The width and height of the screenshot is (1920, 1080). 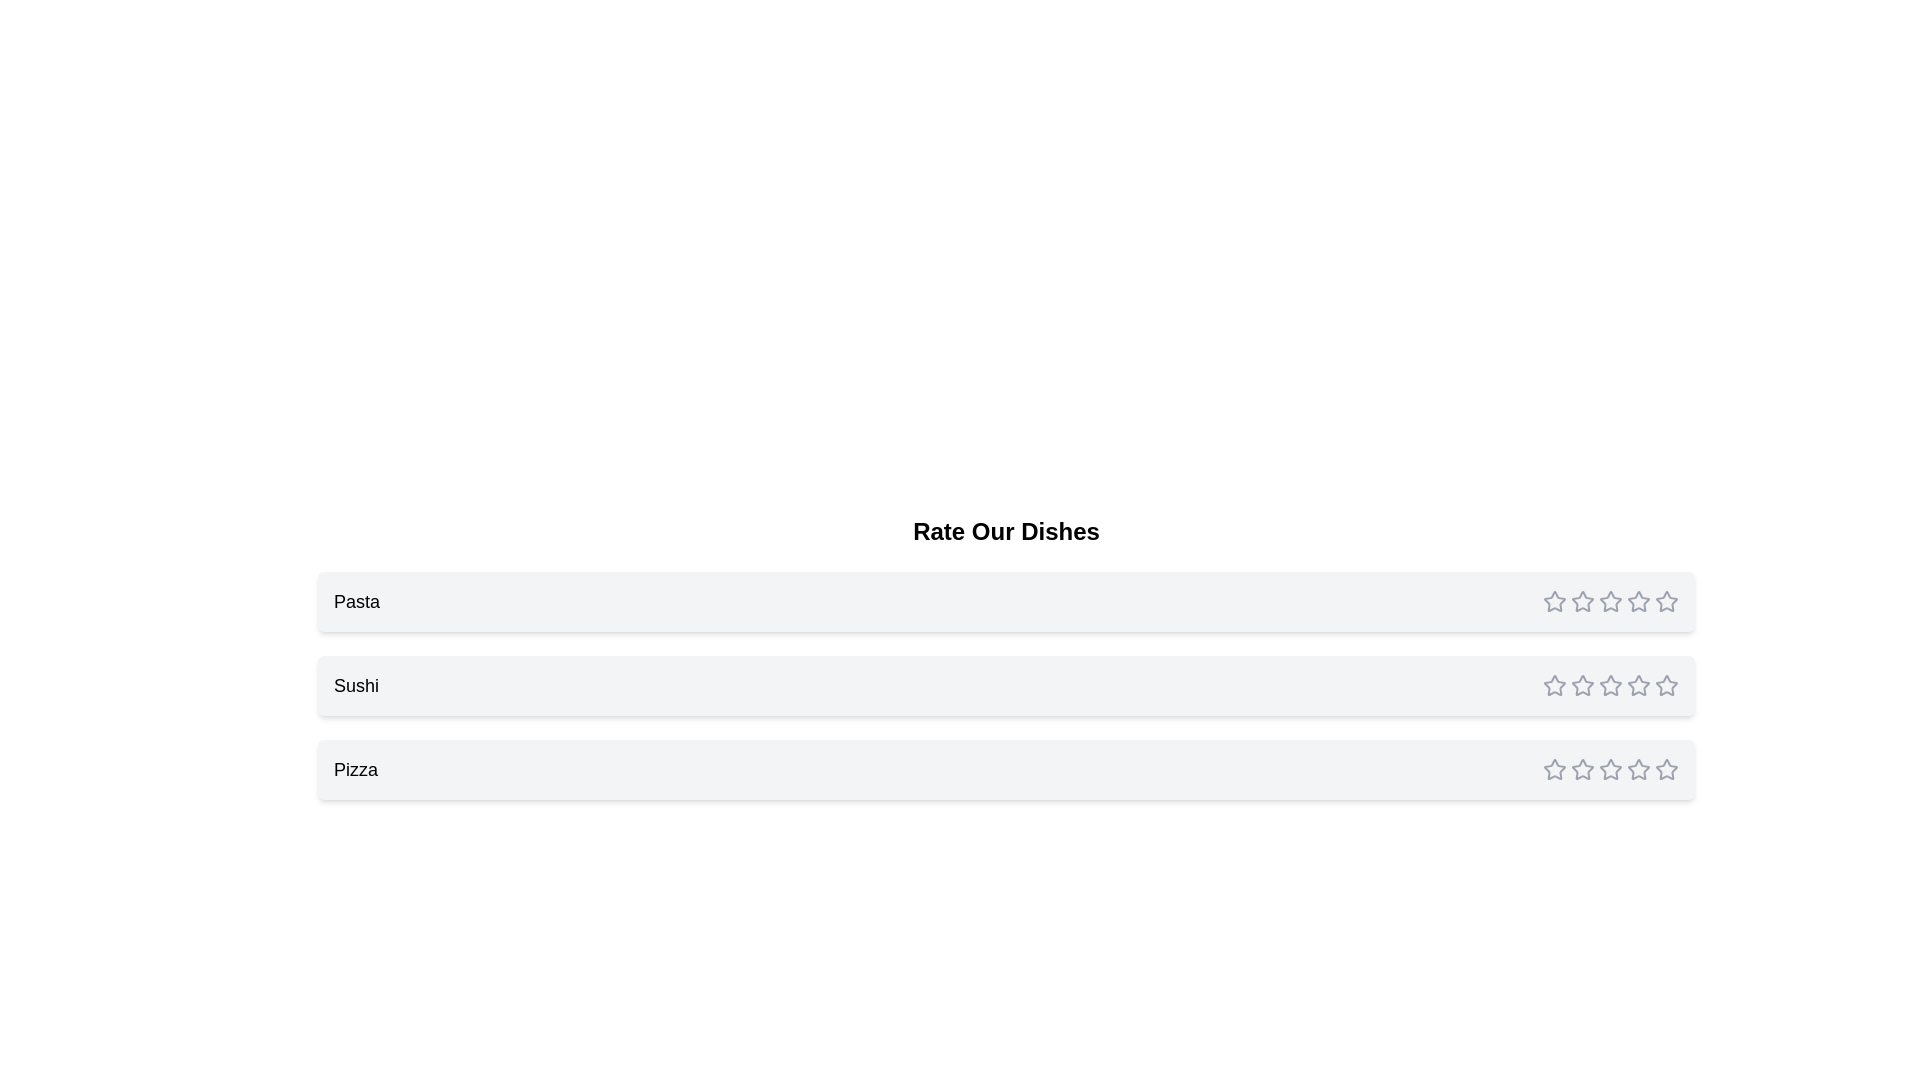 I want to click on the fourth star icon in the rating system, which is silver-grey and hollow, so click(x=1638, y=600).